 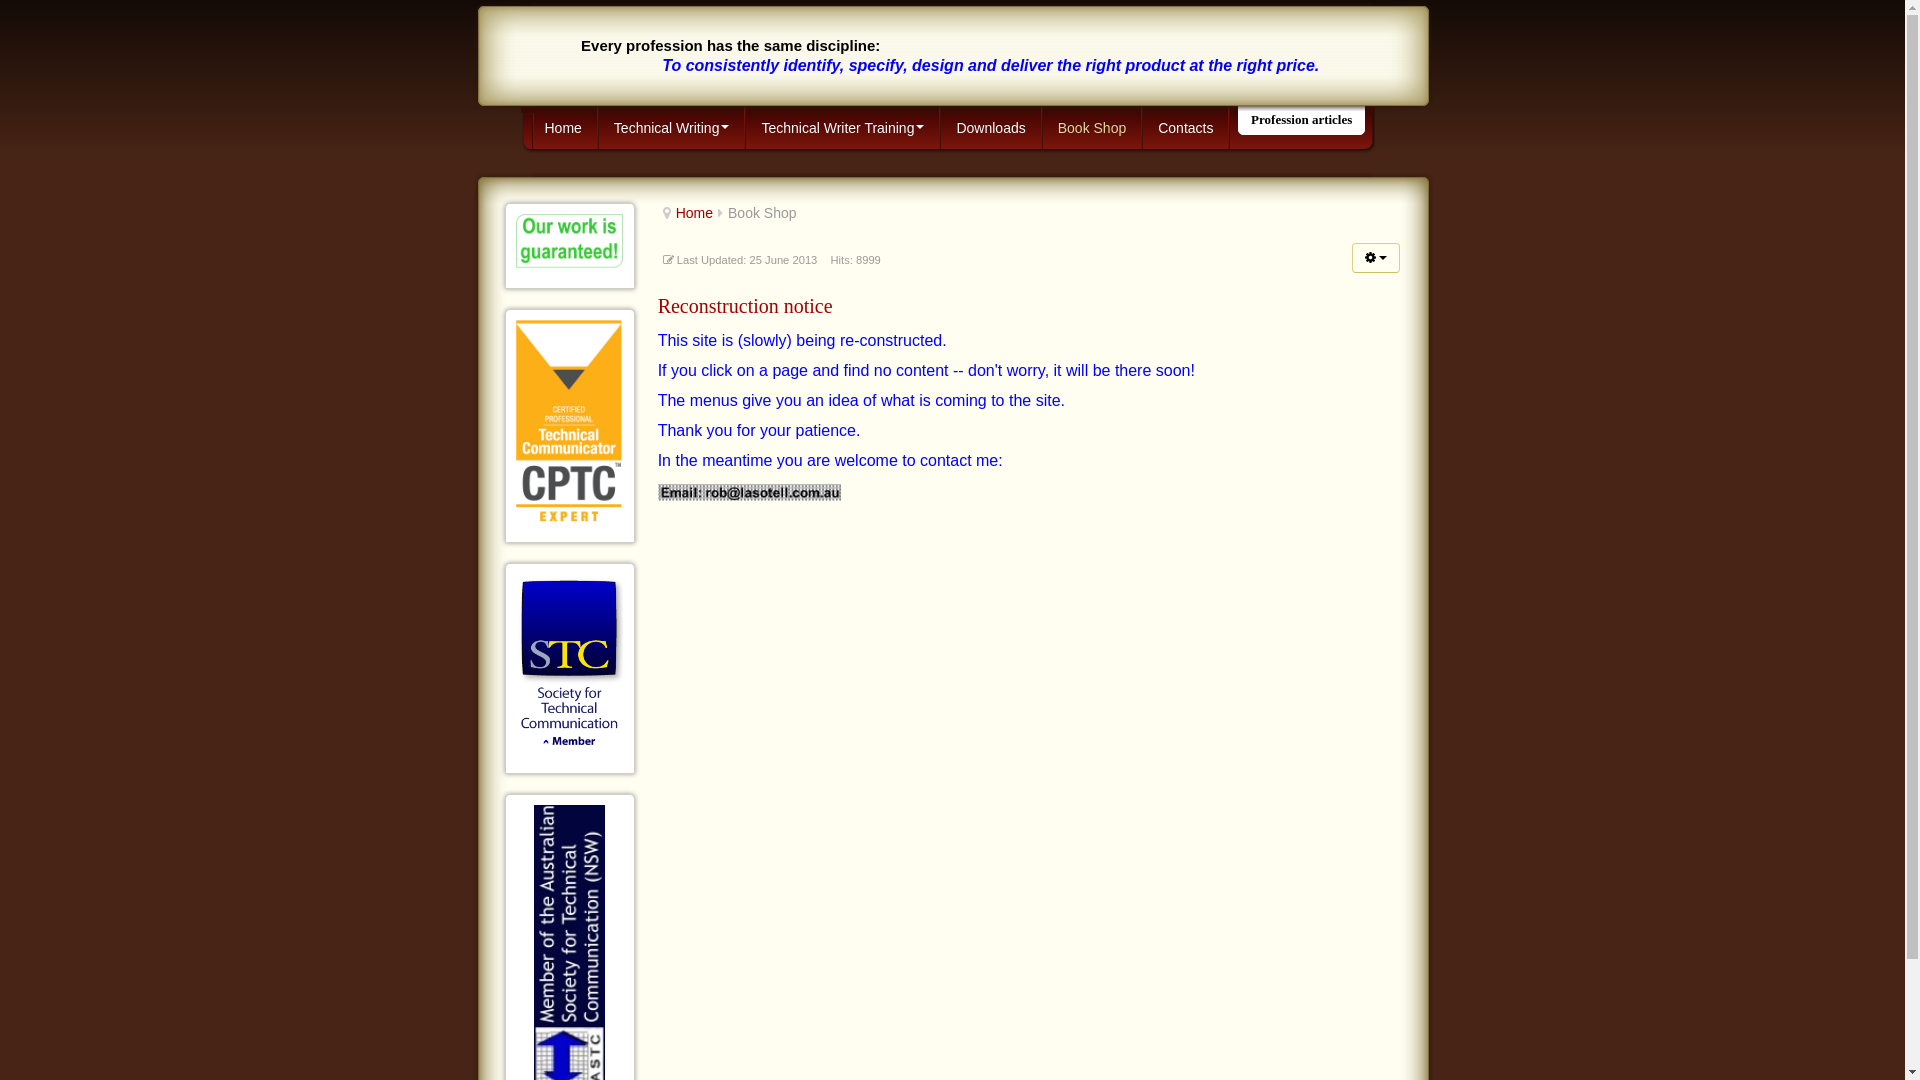 What do you see at coordinates (1041, 127) in the screenshot?
I see `'Book Shop'` at bounding box center [1041, 127].